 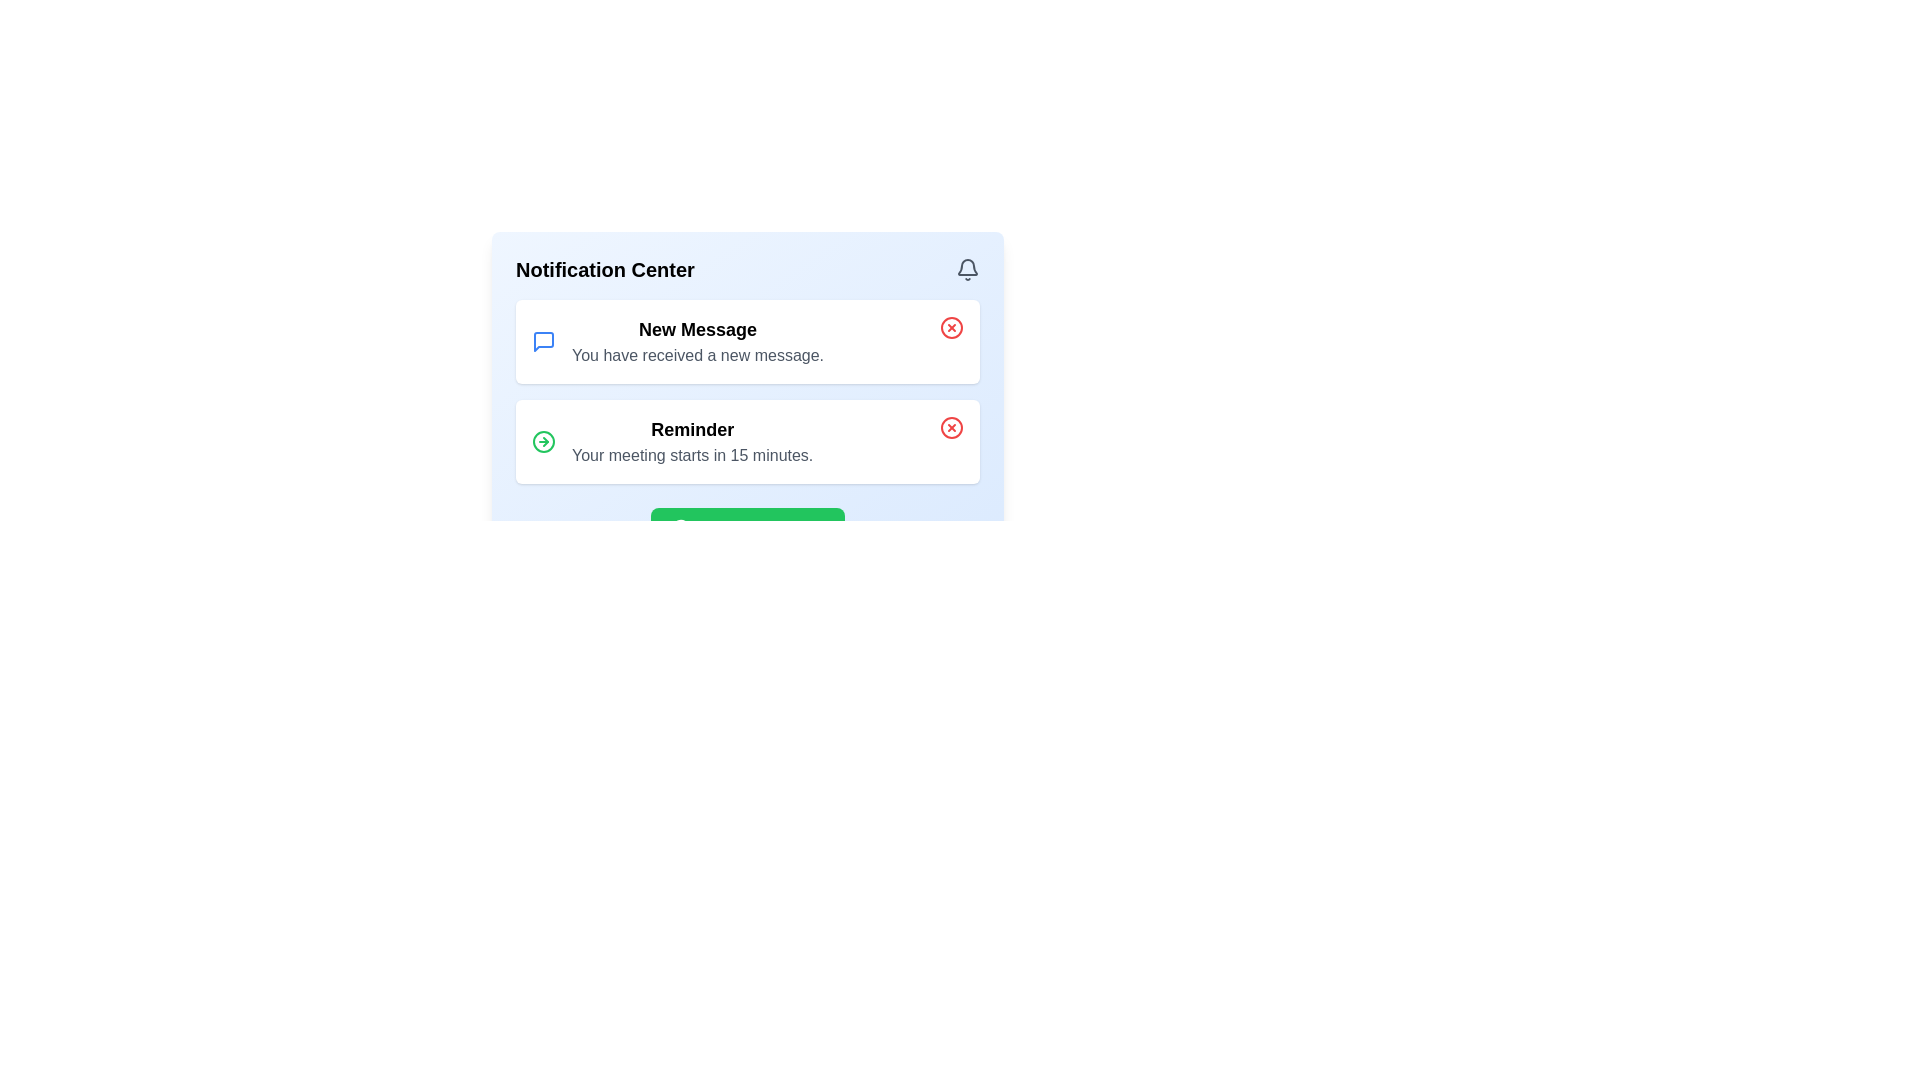 What do you see at coordinates (950, 326) in the screenshot?
I see `the dismissal button located at the top-right corner of the 'New Message' notification panel` at bounding box center [950, 326].